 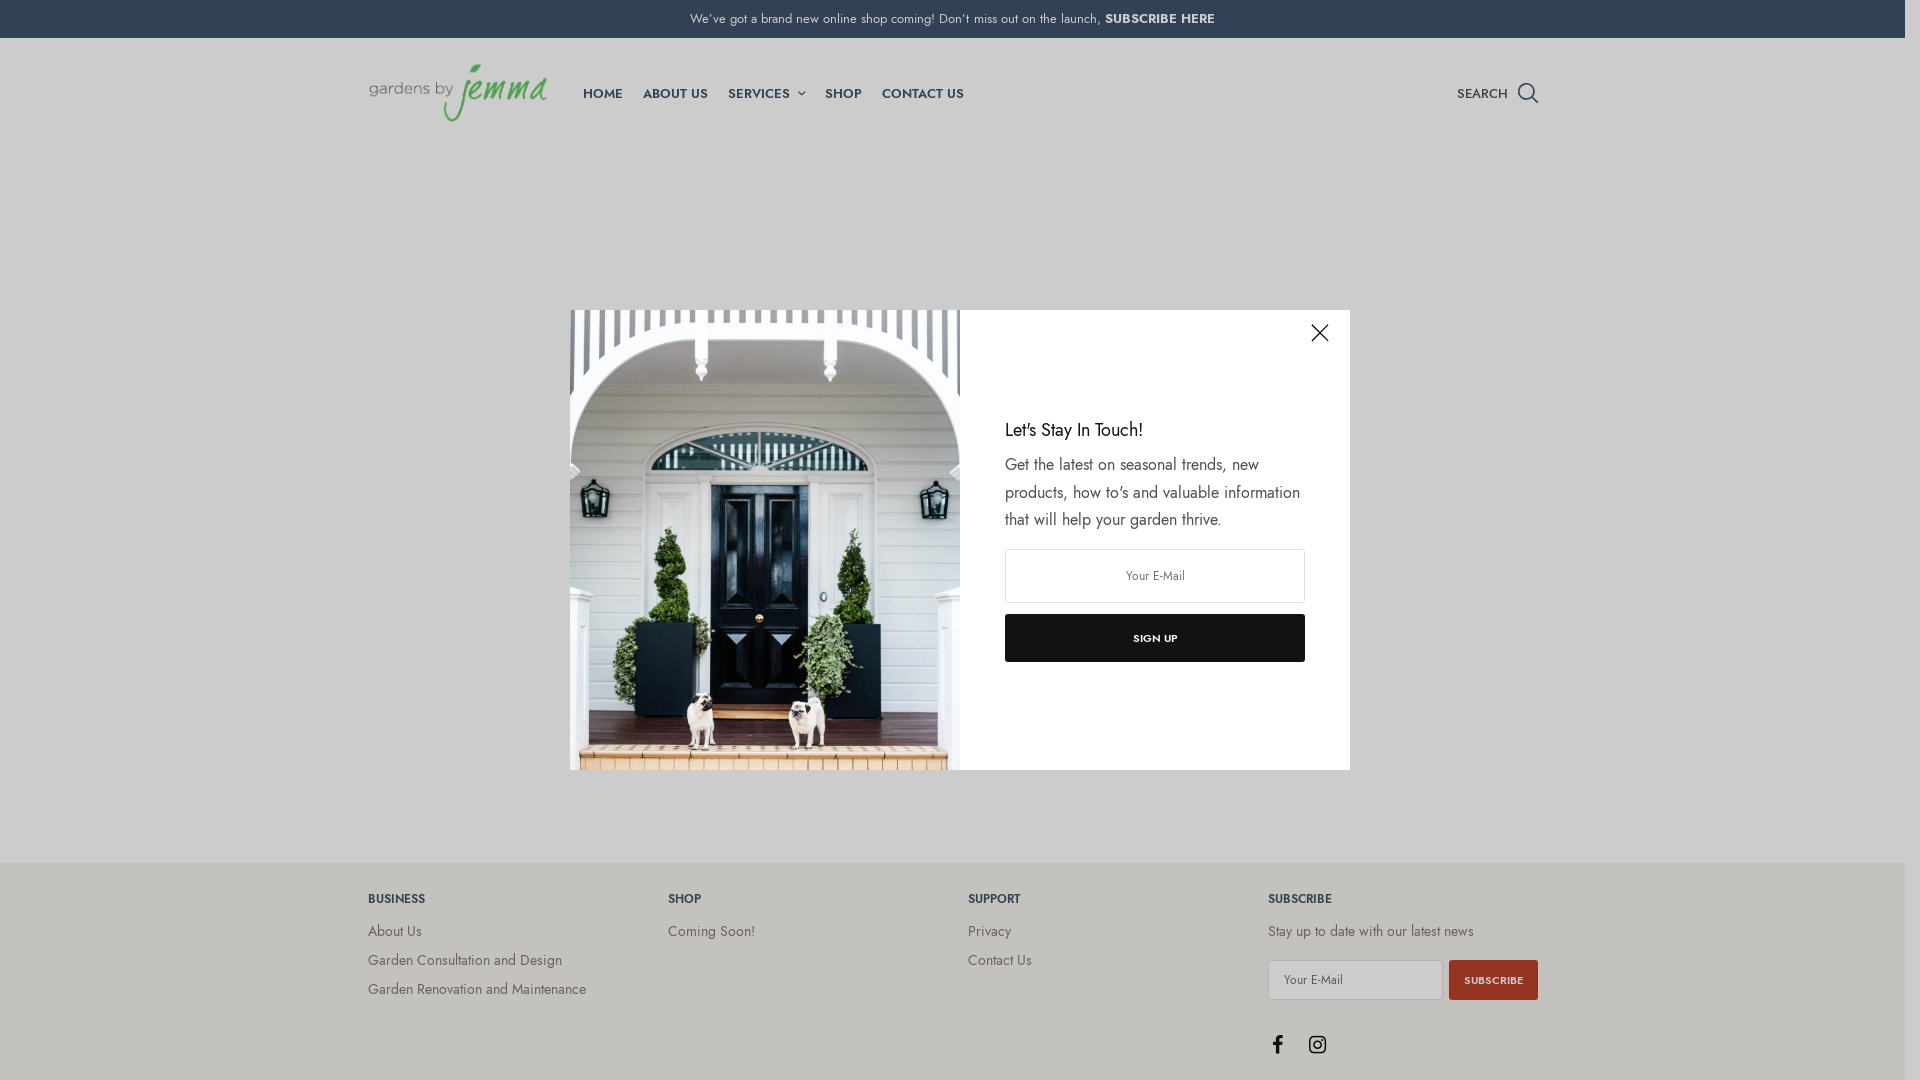 I want to click on 'ABOUT US', so click(x=674, y=93).